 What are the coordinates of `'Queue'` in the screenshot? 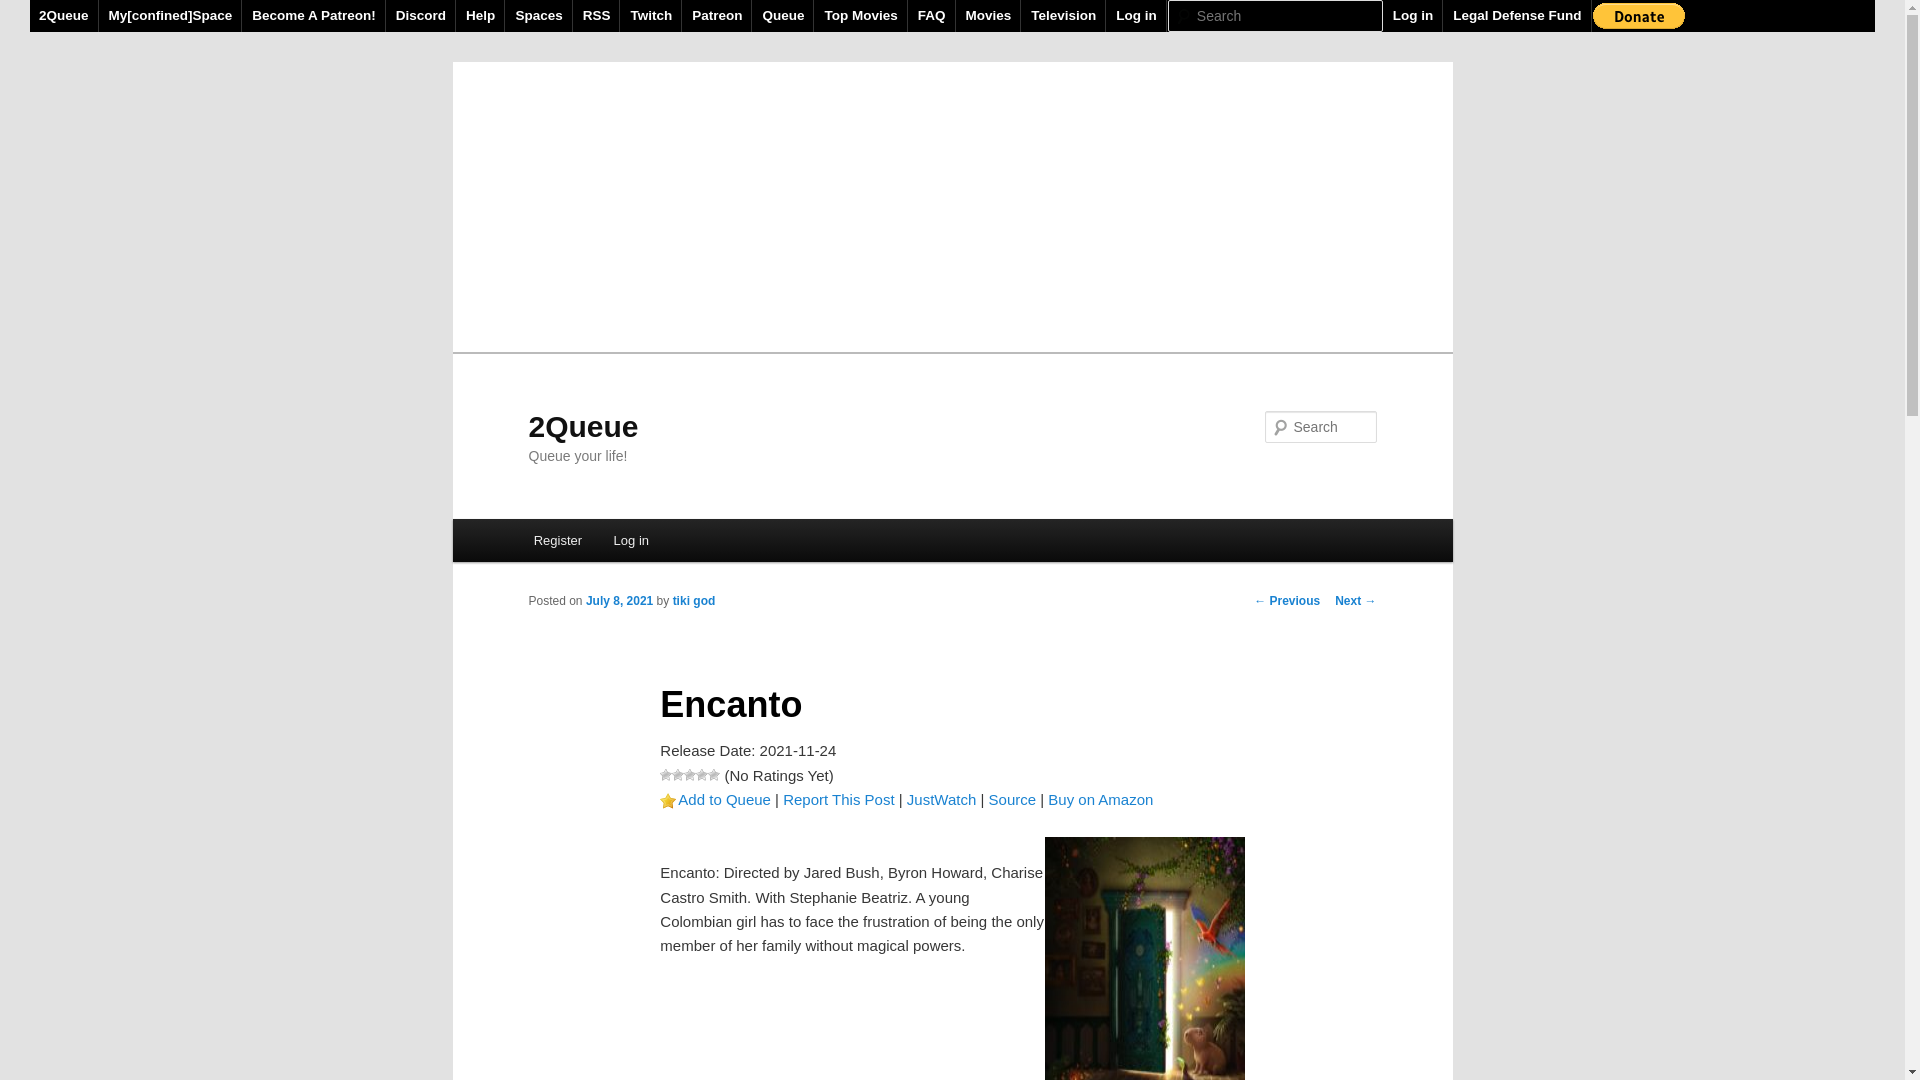 It's located at (782, 15).